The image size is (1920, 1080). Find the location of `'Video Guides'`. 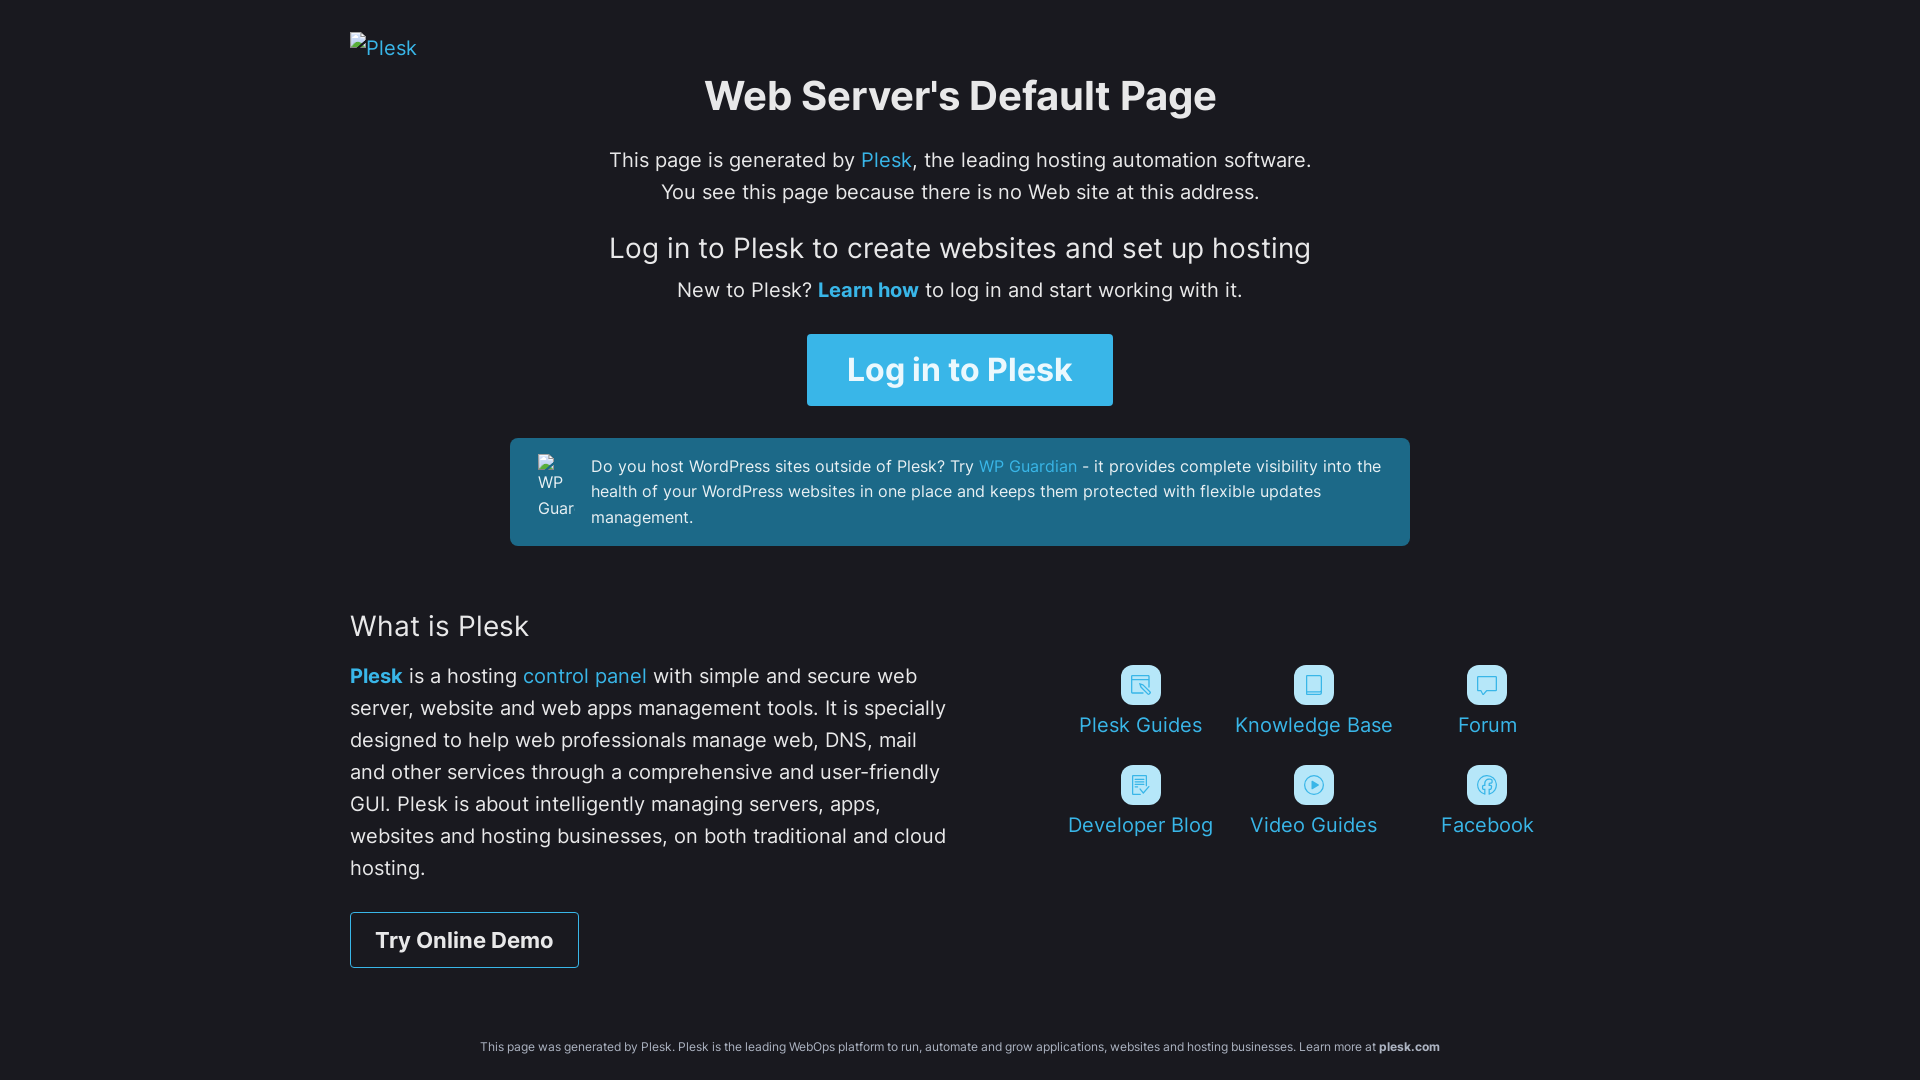

'Video Guides' is located at coordinates (1313, 800).